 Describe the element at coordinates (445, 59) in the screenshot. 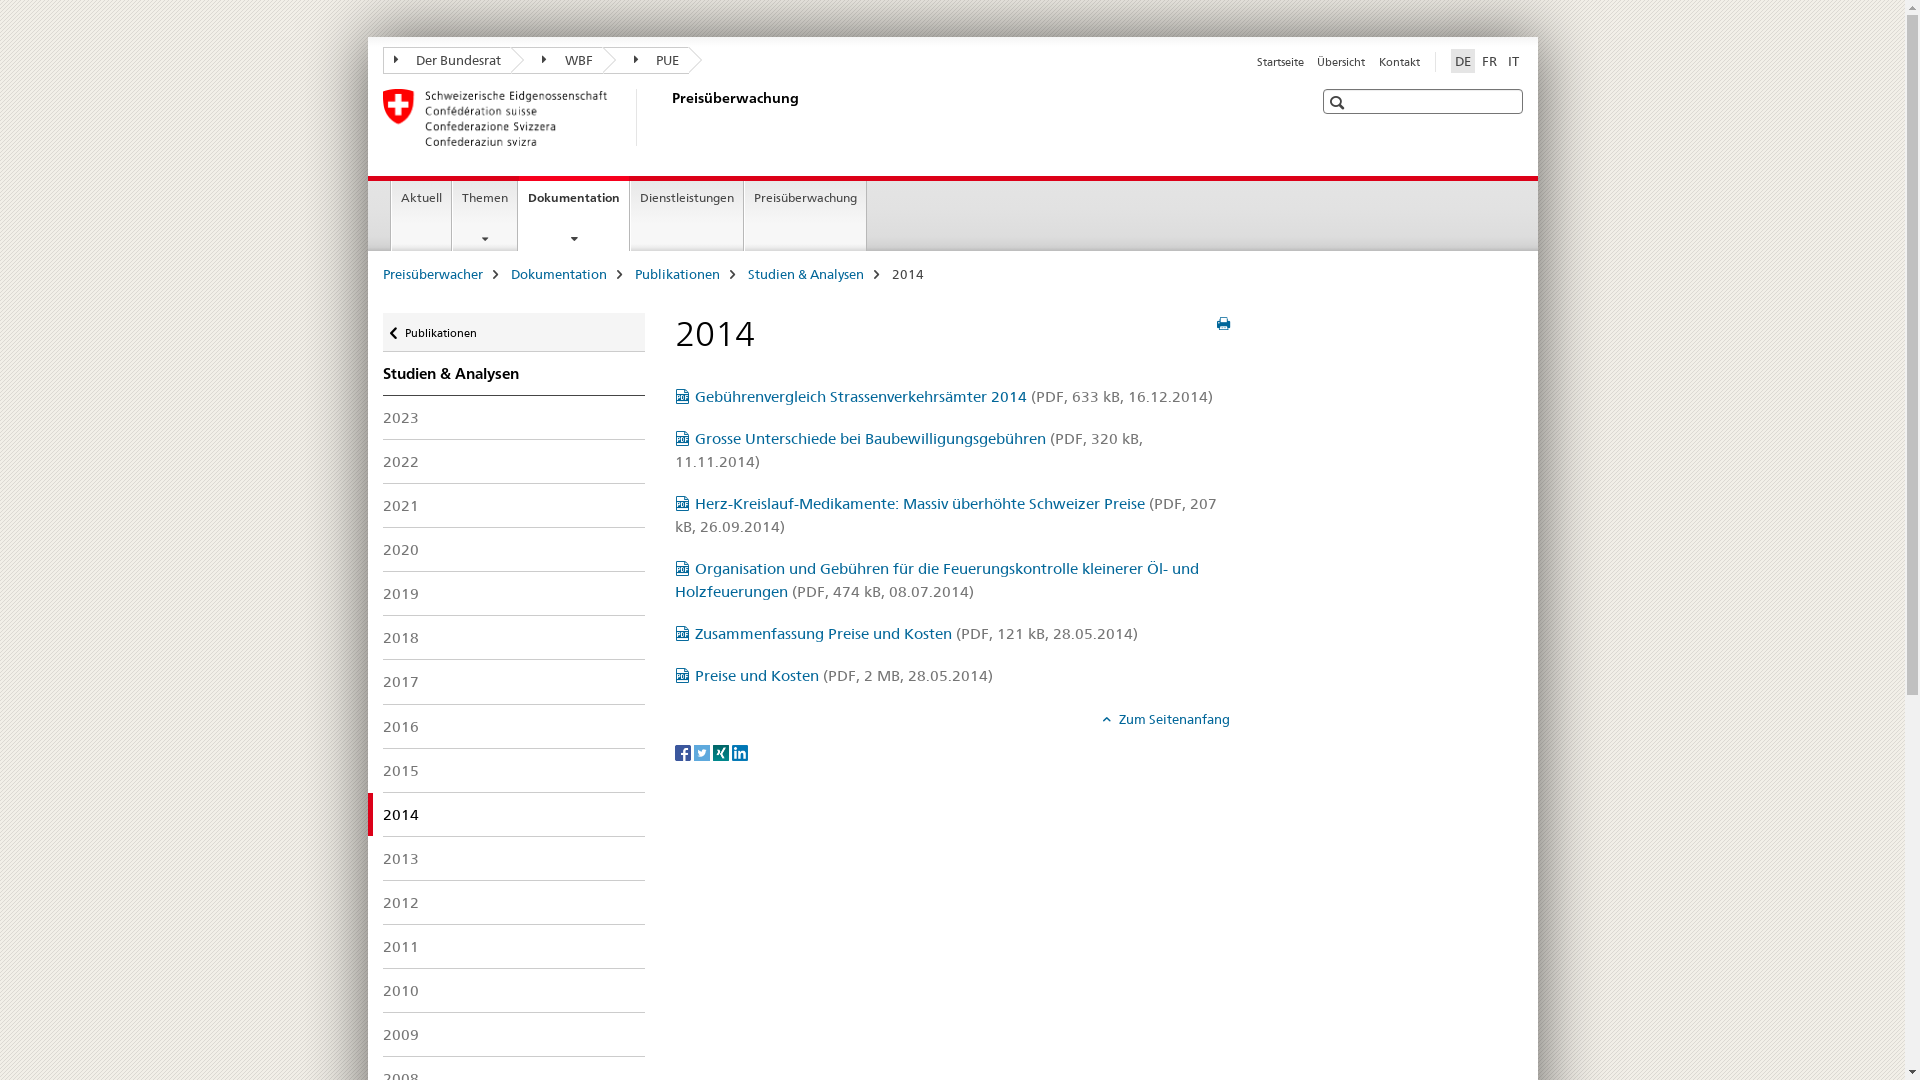

I see `'Der Bundesrat'` at that location.